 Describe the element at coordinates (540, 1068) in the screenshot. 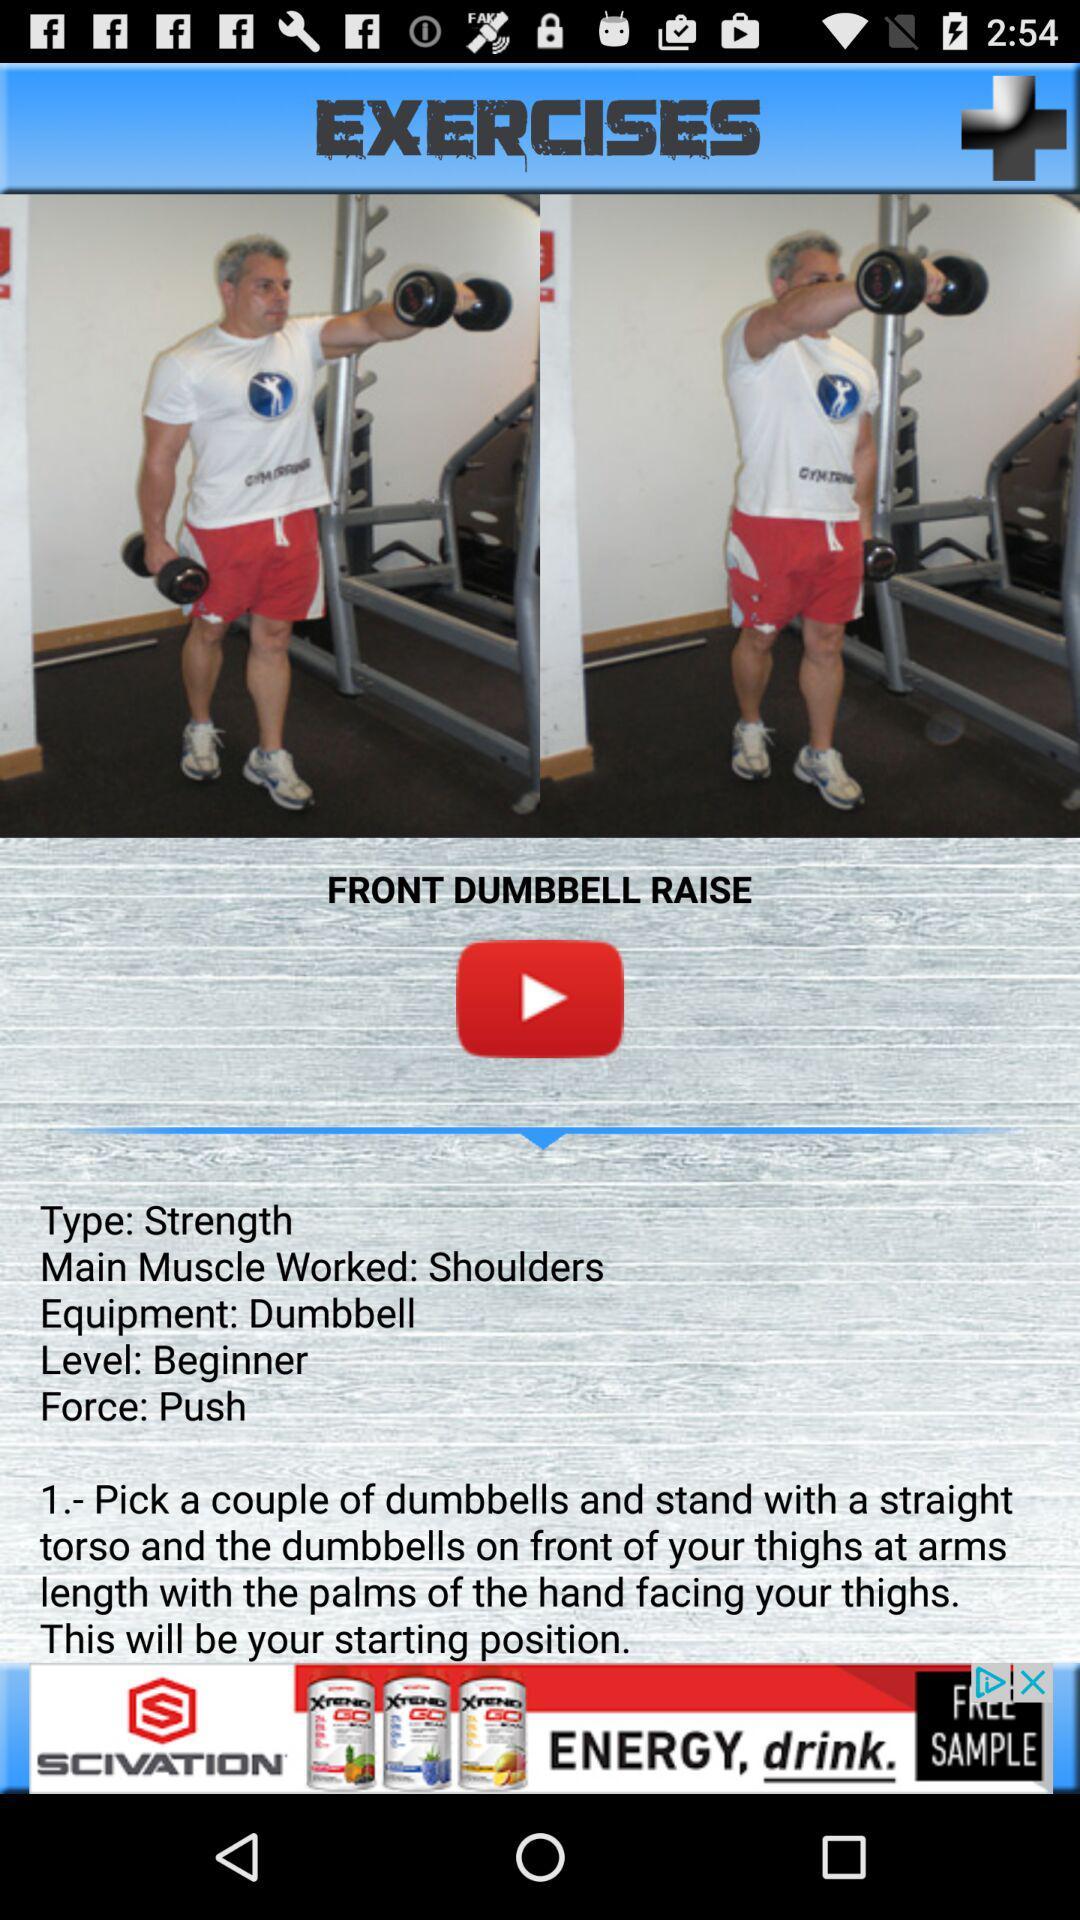

I see `the play icon` at that location.